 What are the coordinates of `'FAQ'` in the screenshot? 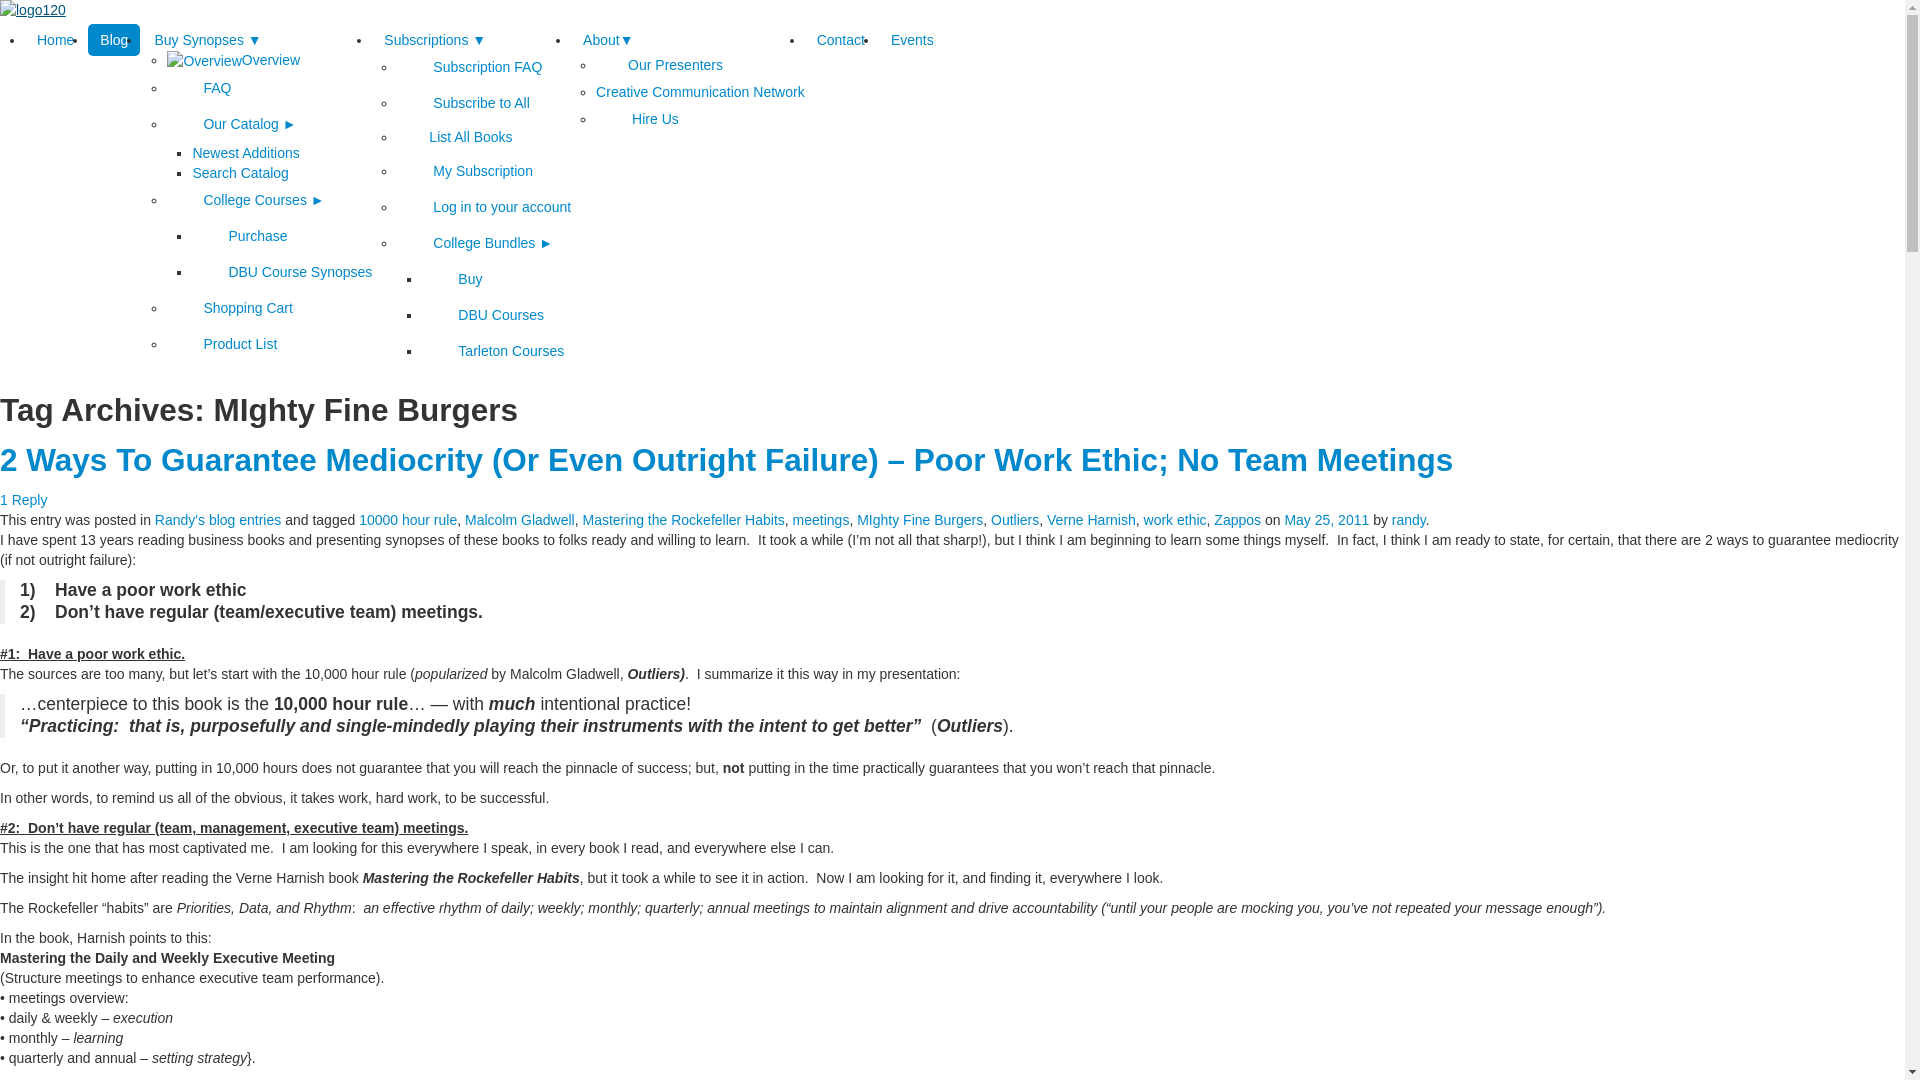 It's located at (167, 87).